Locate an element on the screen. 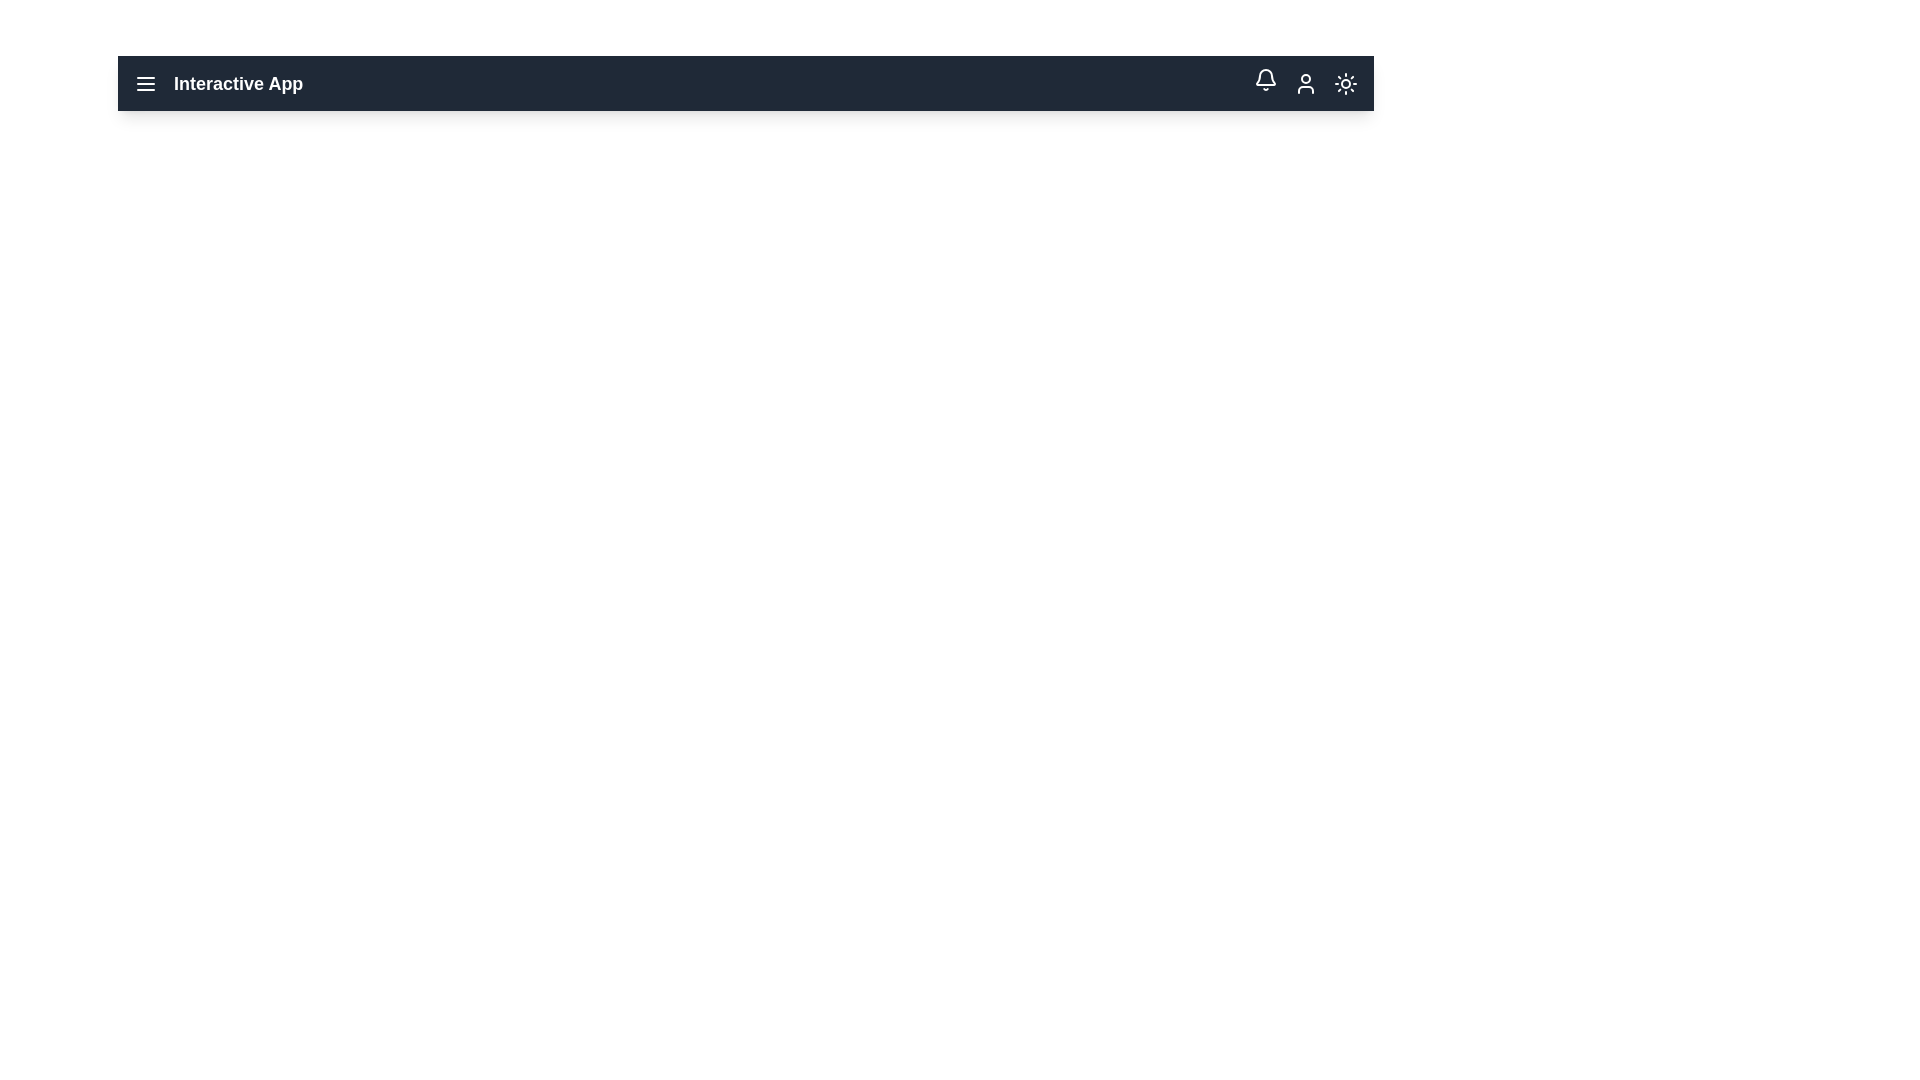 Image resolution: width=1920 pixels, height=1080 pixels. the notification bell icon is located at coordinates (1265, 79).